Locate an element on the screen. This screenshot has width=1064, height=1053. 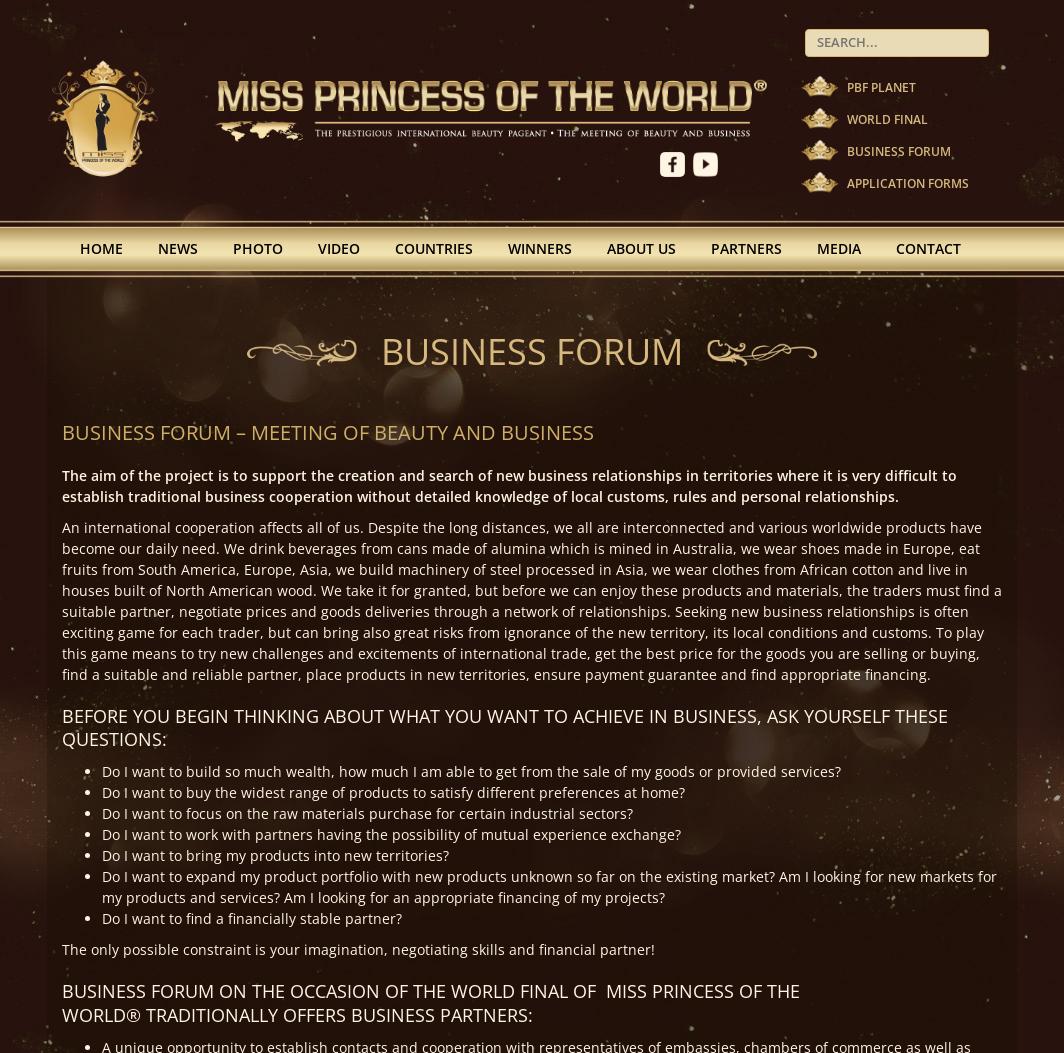
'Winners' is located at coordinates (539, 246).